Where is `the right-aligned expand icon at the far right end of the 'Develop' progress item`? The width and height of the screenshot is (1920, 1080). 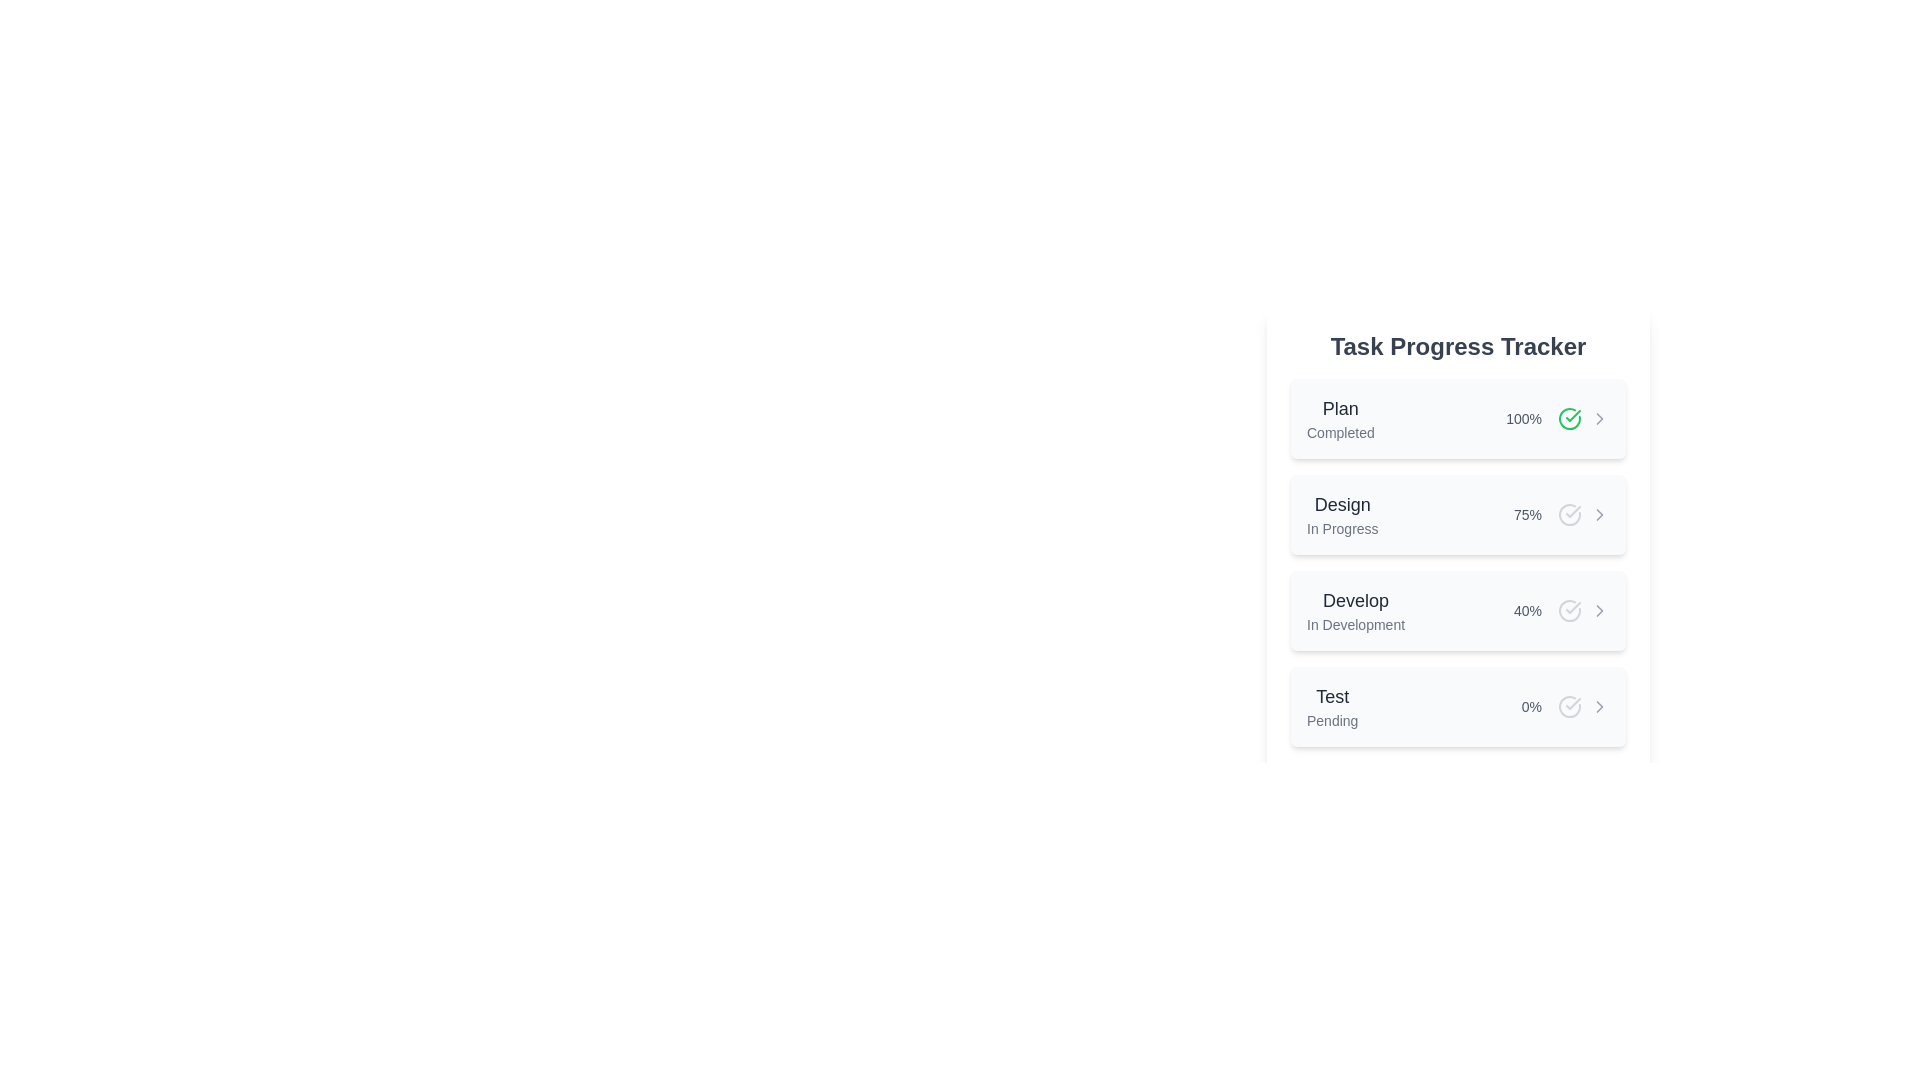 the right-aligned expand icon at the far right end of the 'Develop' progress item is located at coordinates (1598, 609).